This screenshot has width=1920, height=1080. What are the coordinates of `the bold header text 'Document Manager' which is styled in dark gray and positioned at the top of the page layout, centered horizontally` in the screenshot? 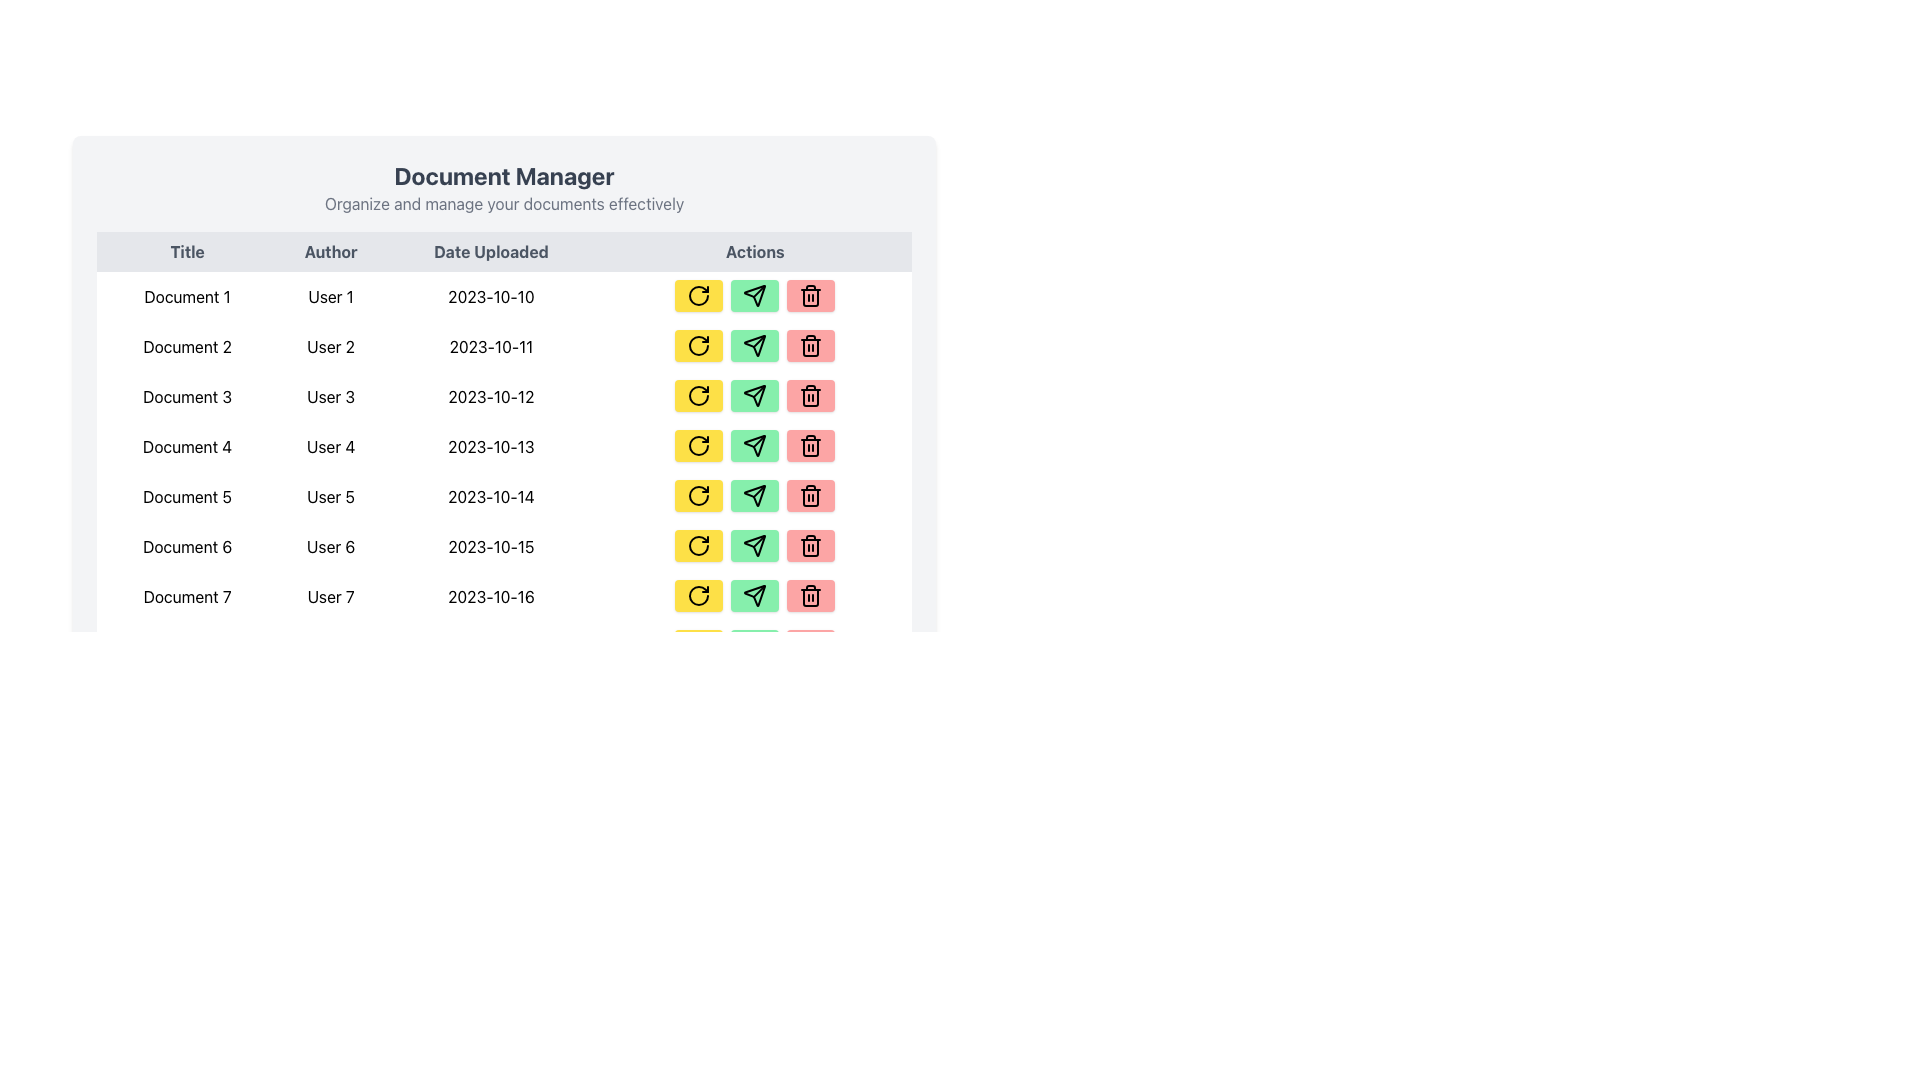 It's located at (504, 175).